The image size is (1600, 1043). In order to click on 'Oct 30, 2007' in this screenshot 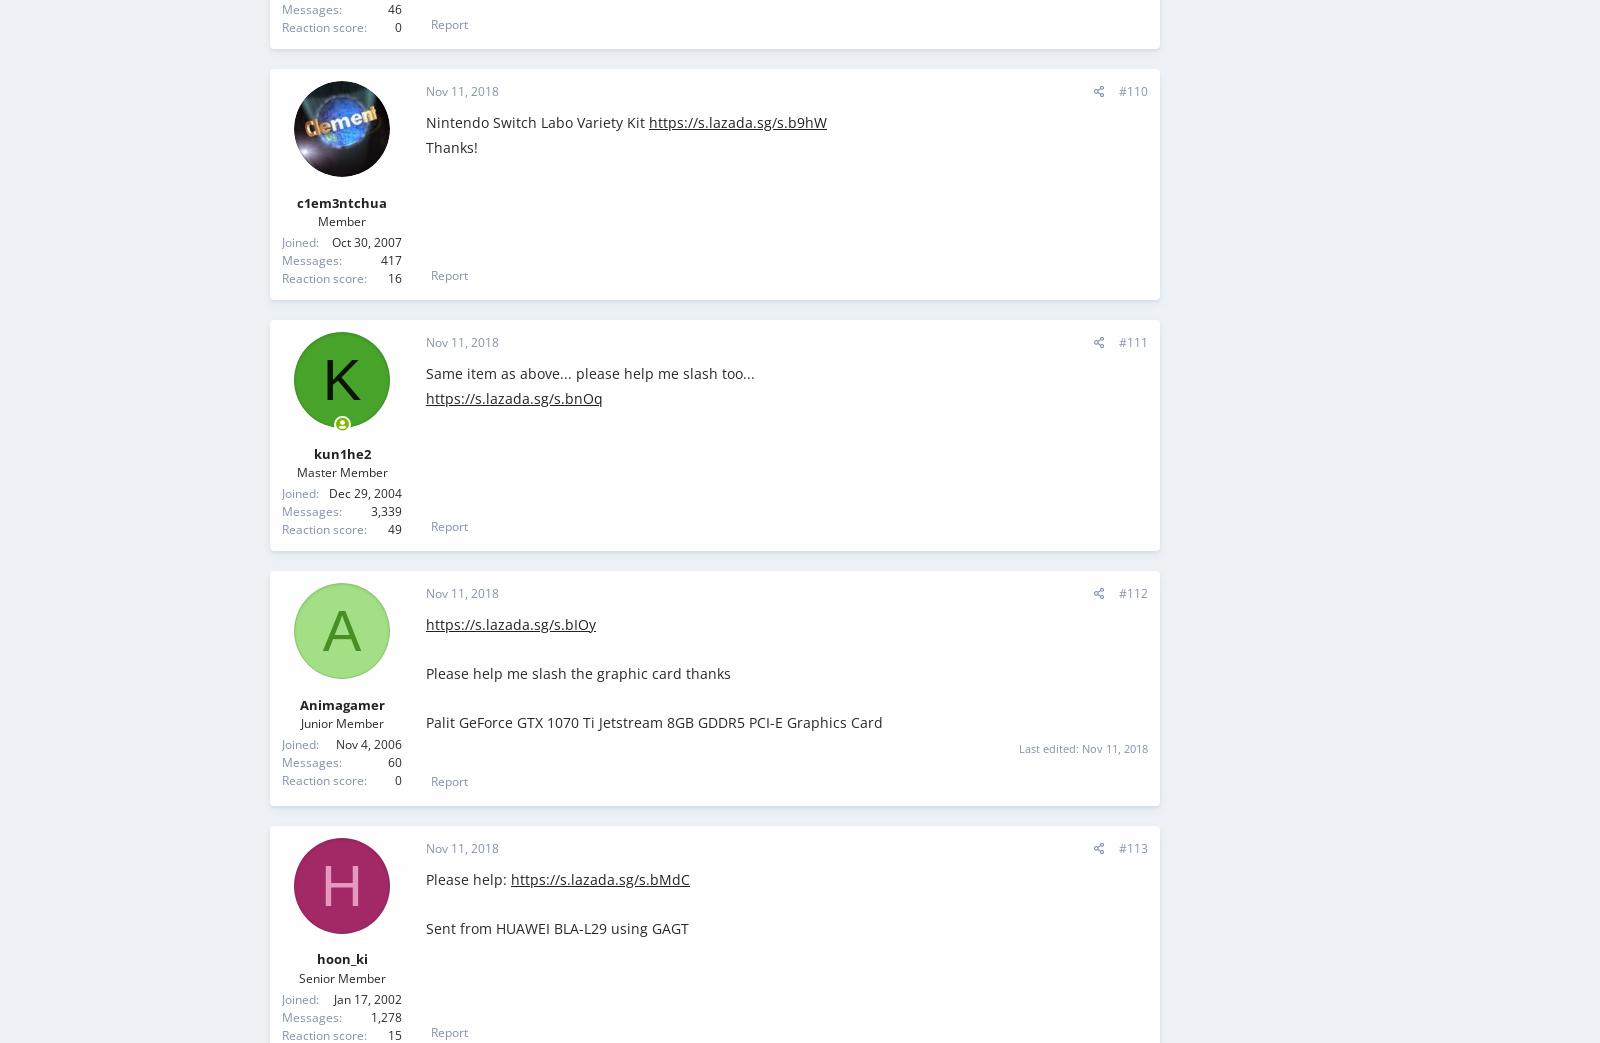, I will do `click(367, 242)`.